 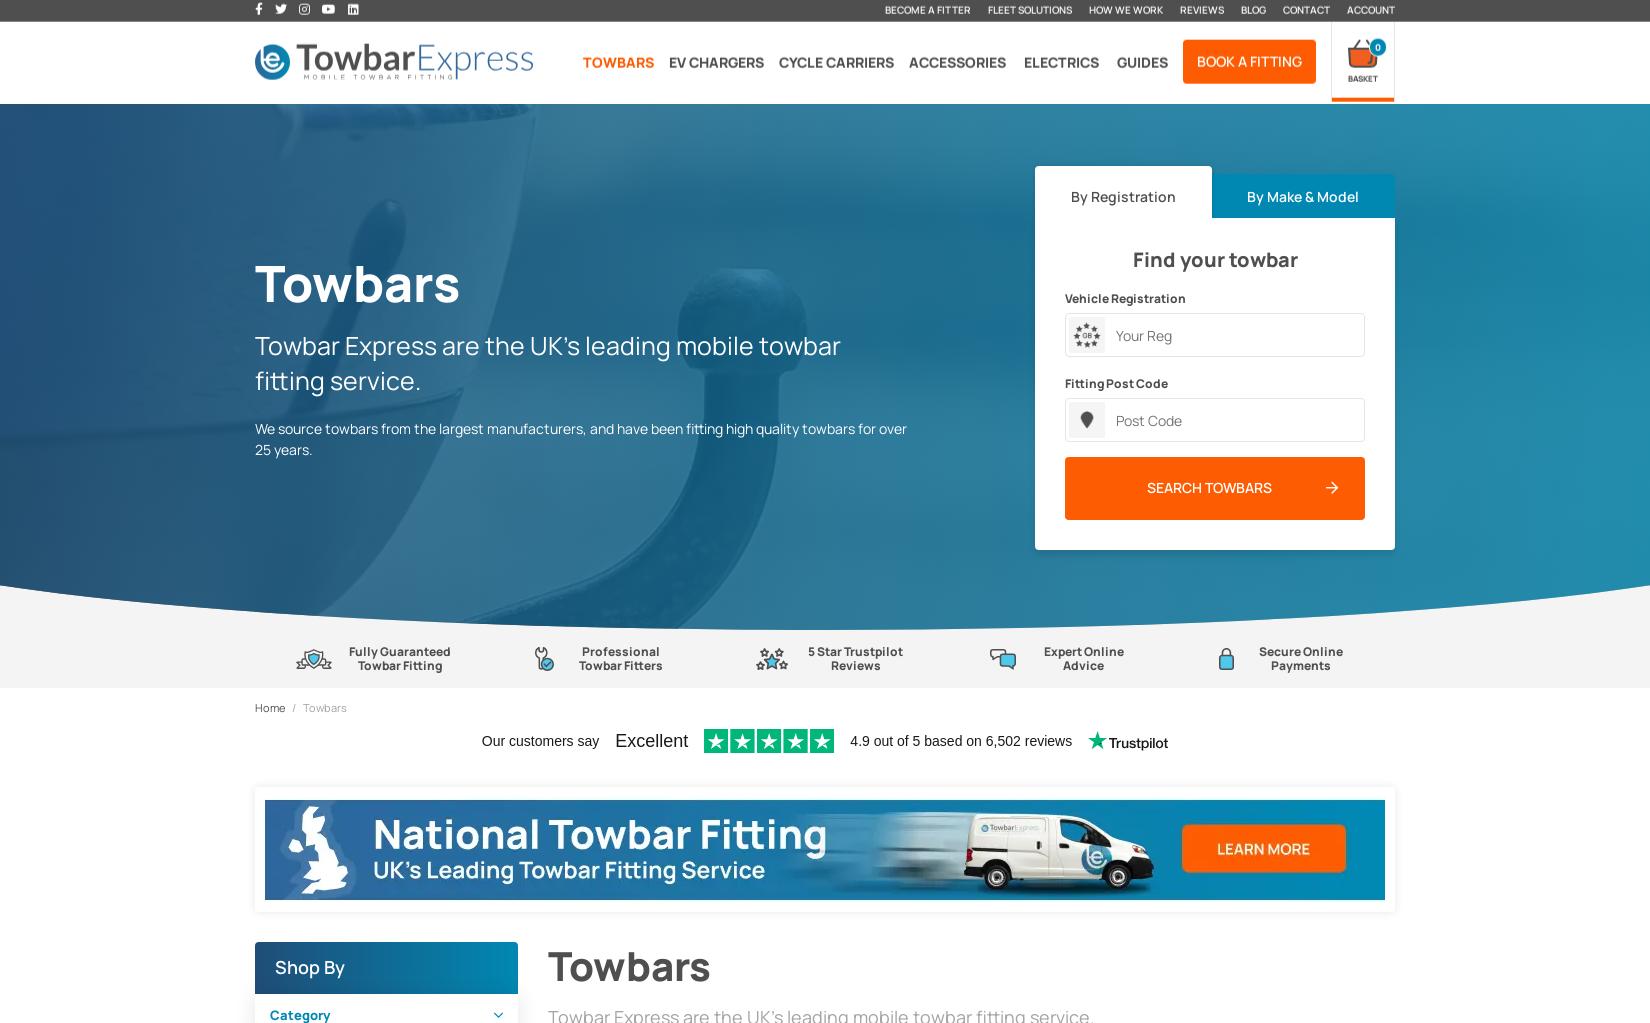 What do you see at coordinates (1369, 11) in the screenshot?
I see `'Account'` at bounding box center [1369, 11].